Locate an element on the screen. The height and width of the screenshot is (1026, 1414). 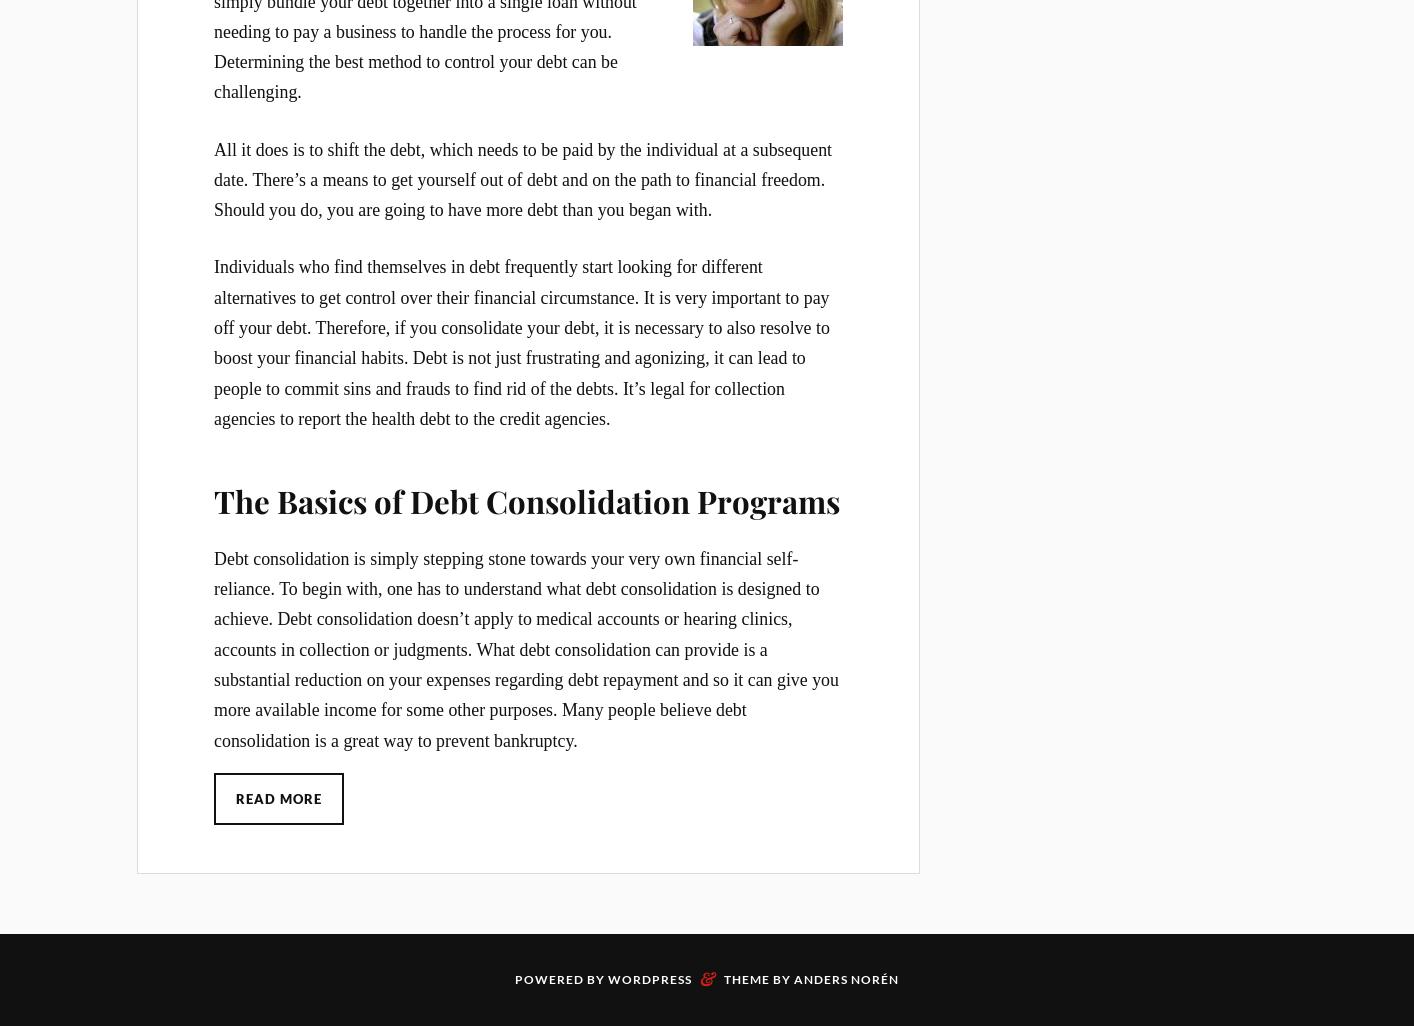
'The Basics of Debt Consolidation Programs' is located at coordinates (525, 499).